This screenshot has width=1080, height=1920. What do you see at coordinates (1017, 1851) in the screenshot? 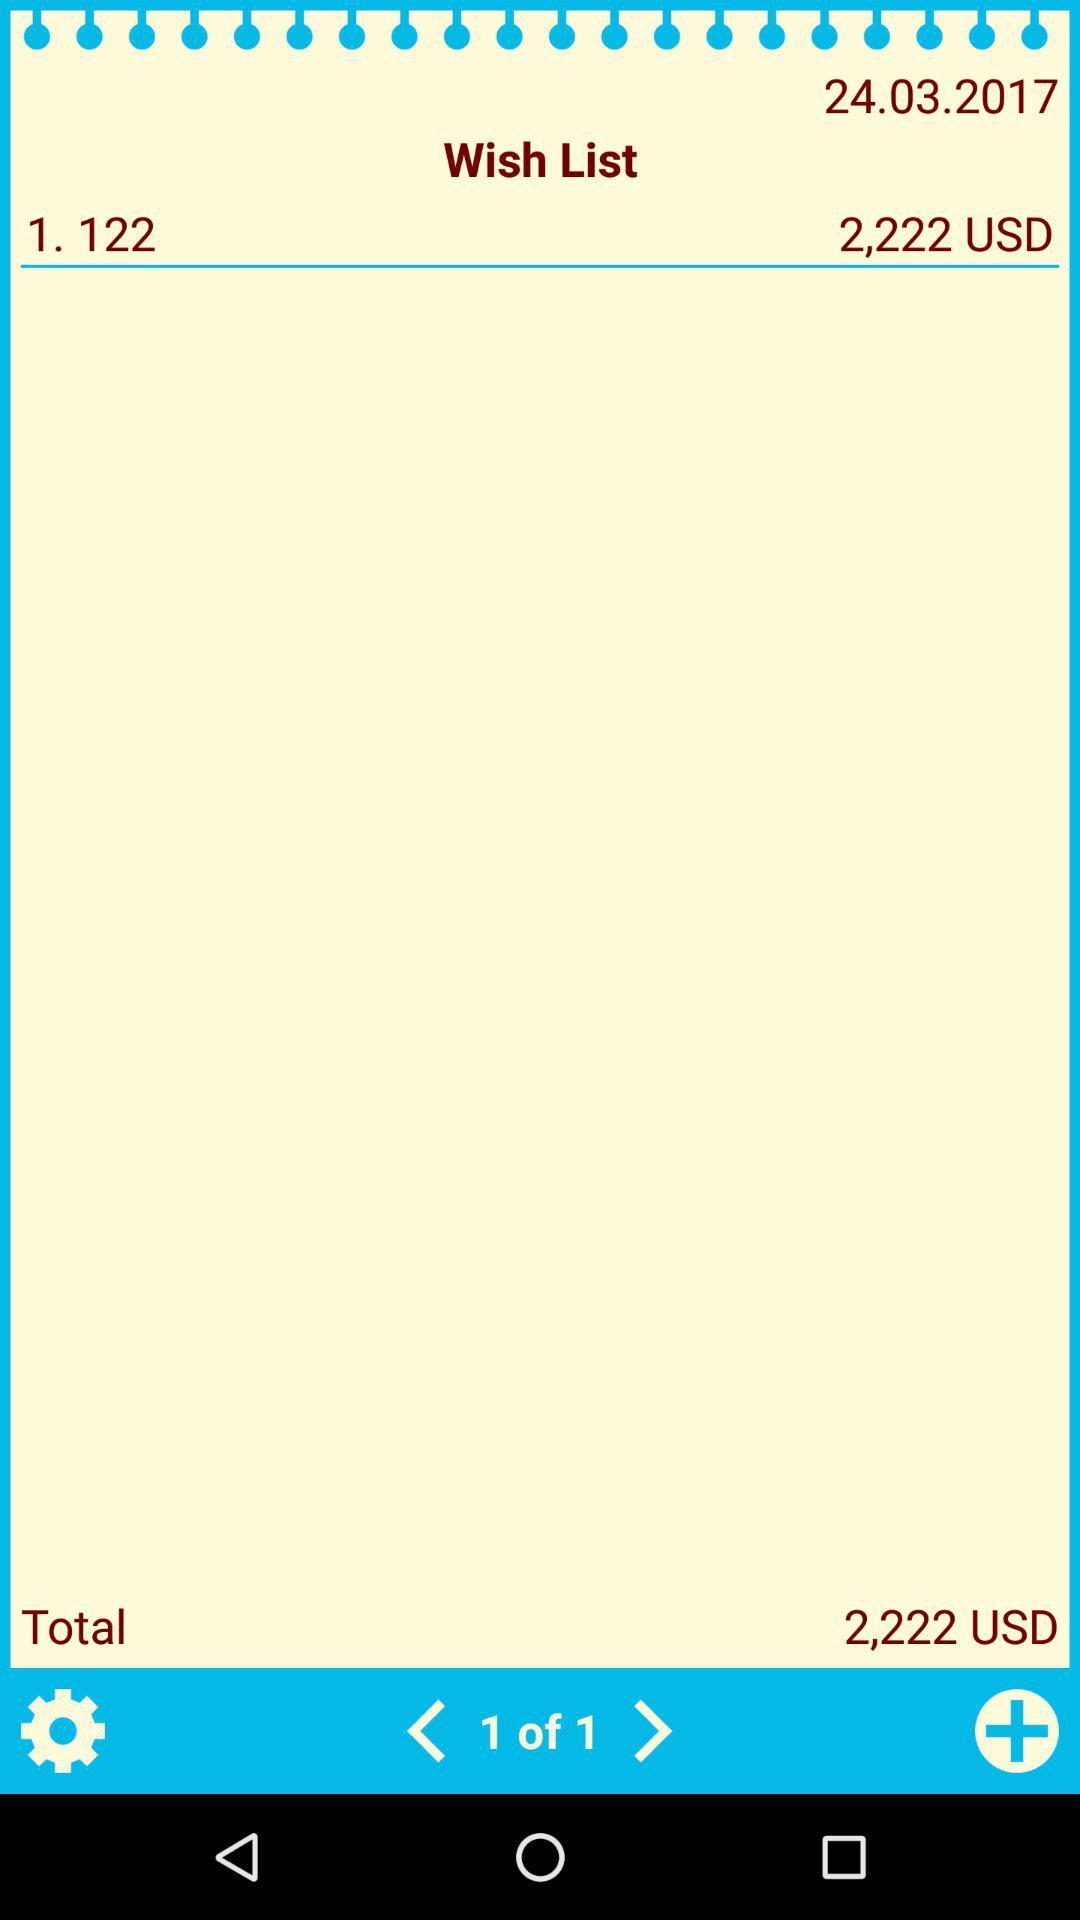
I see `the add icon` at bounding box center [1017, 1851].